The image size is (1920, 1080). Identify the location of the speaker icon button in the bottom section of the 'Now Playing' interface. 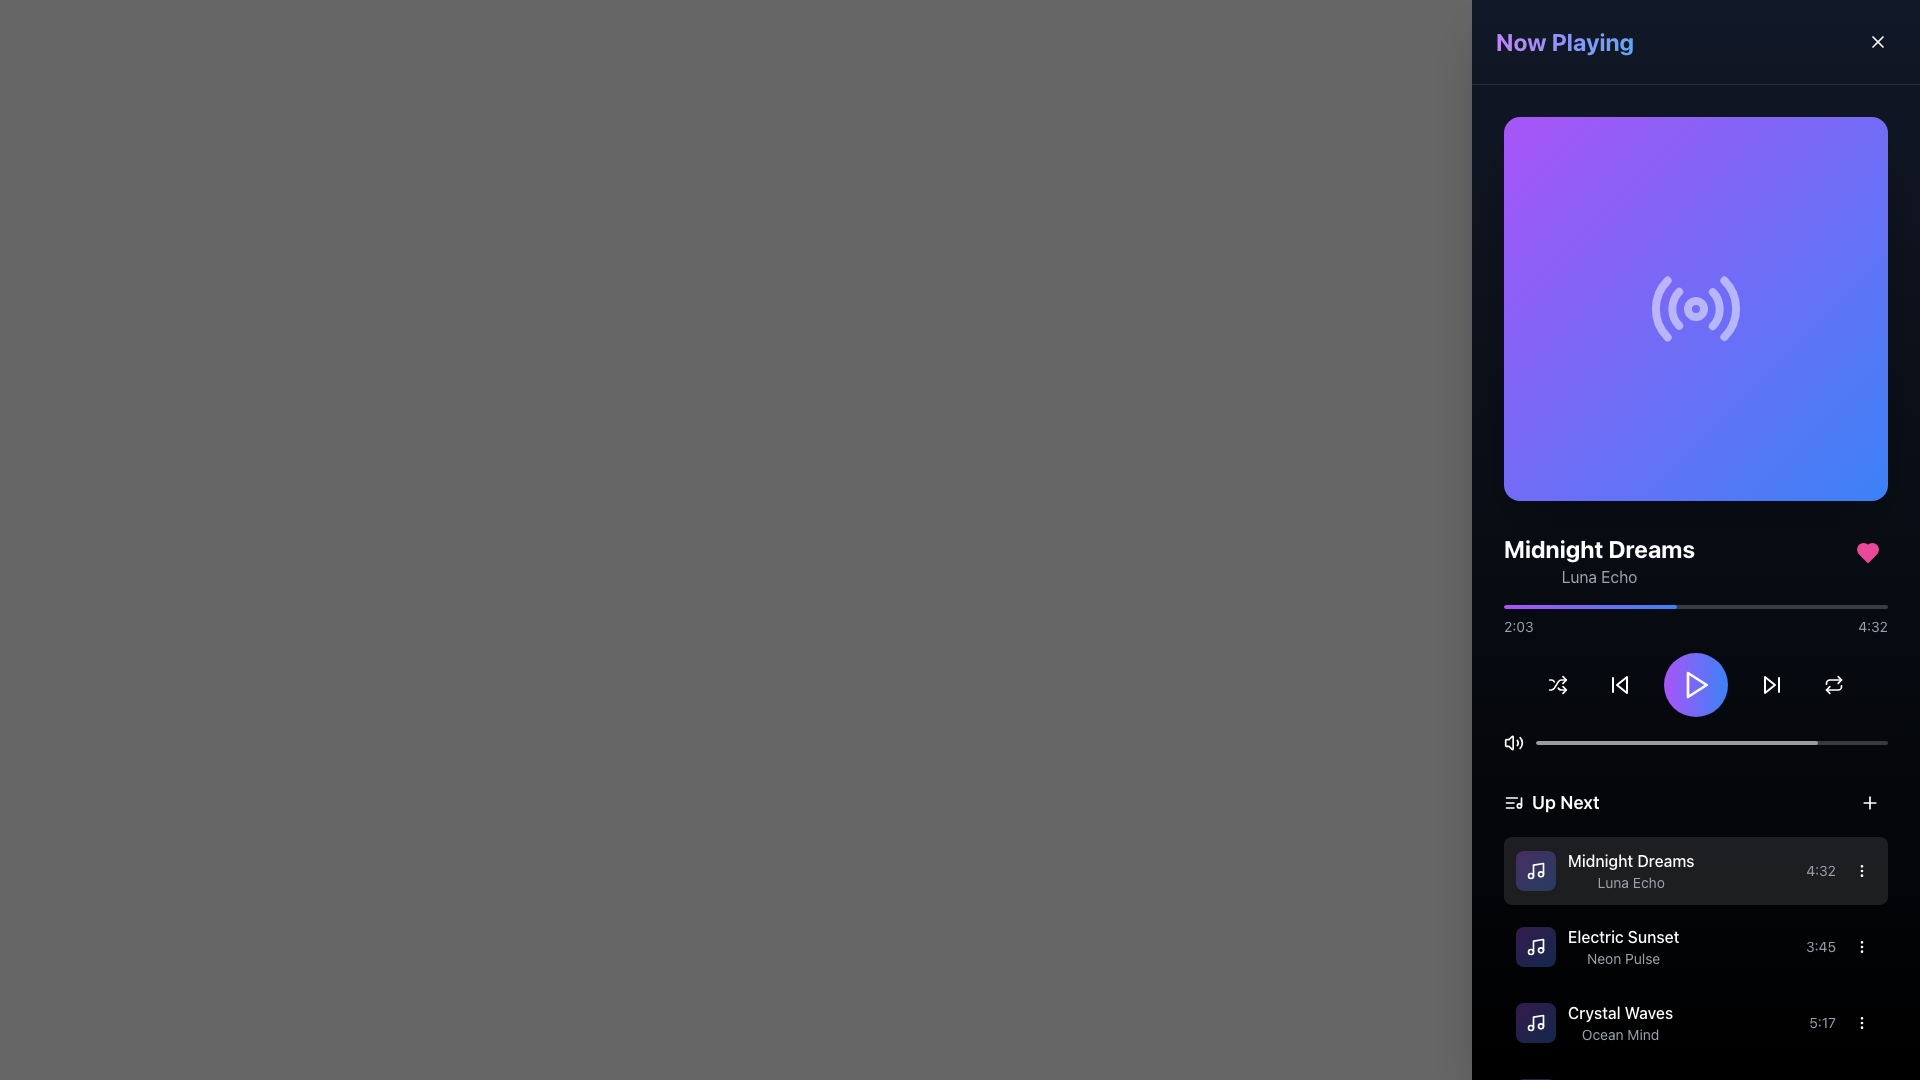
(1513, 743).